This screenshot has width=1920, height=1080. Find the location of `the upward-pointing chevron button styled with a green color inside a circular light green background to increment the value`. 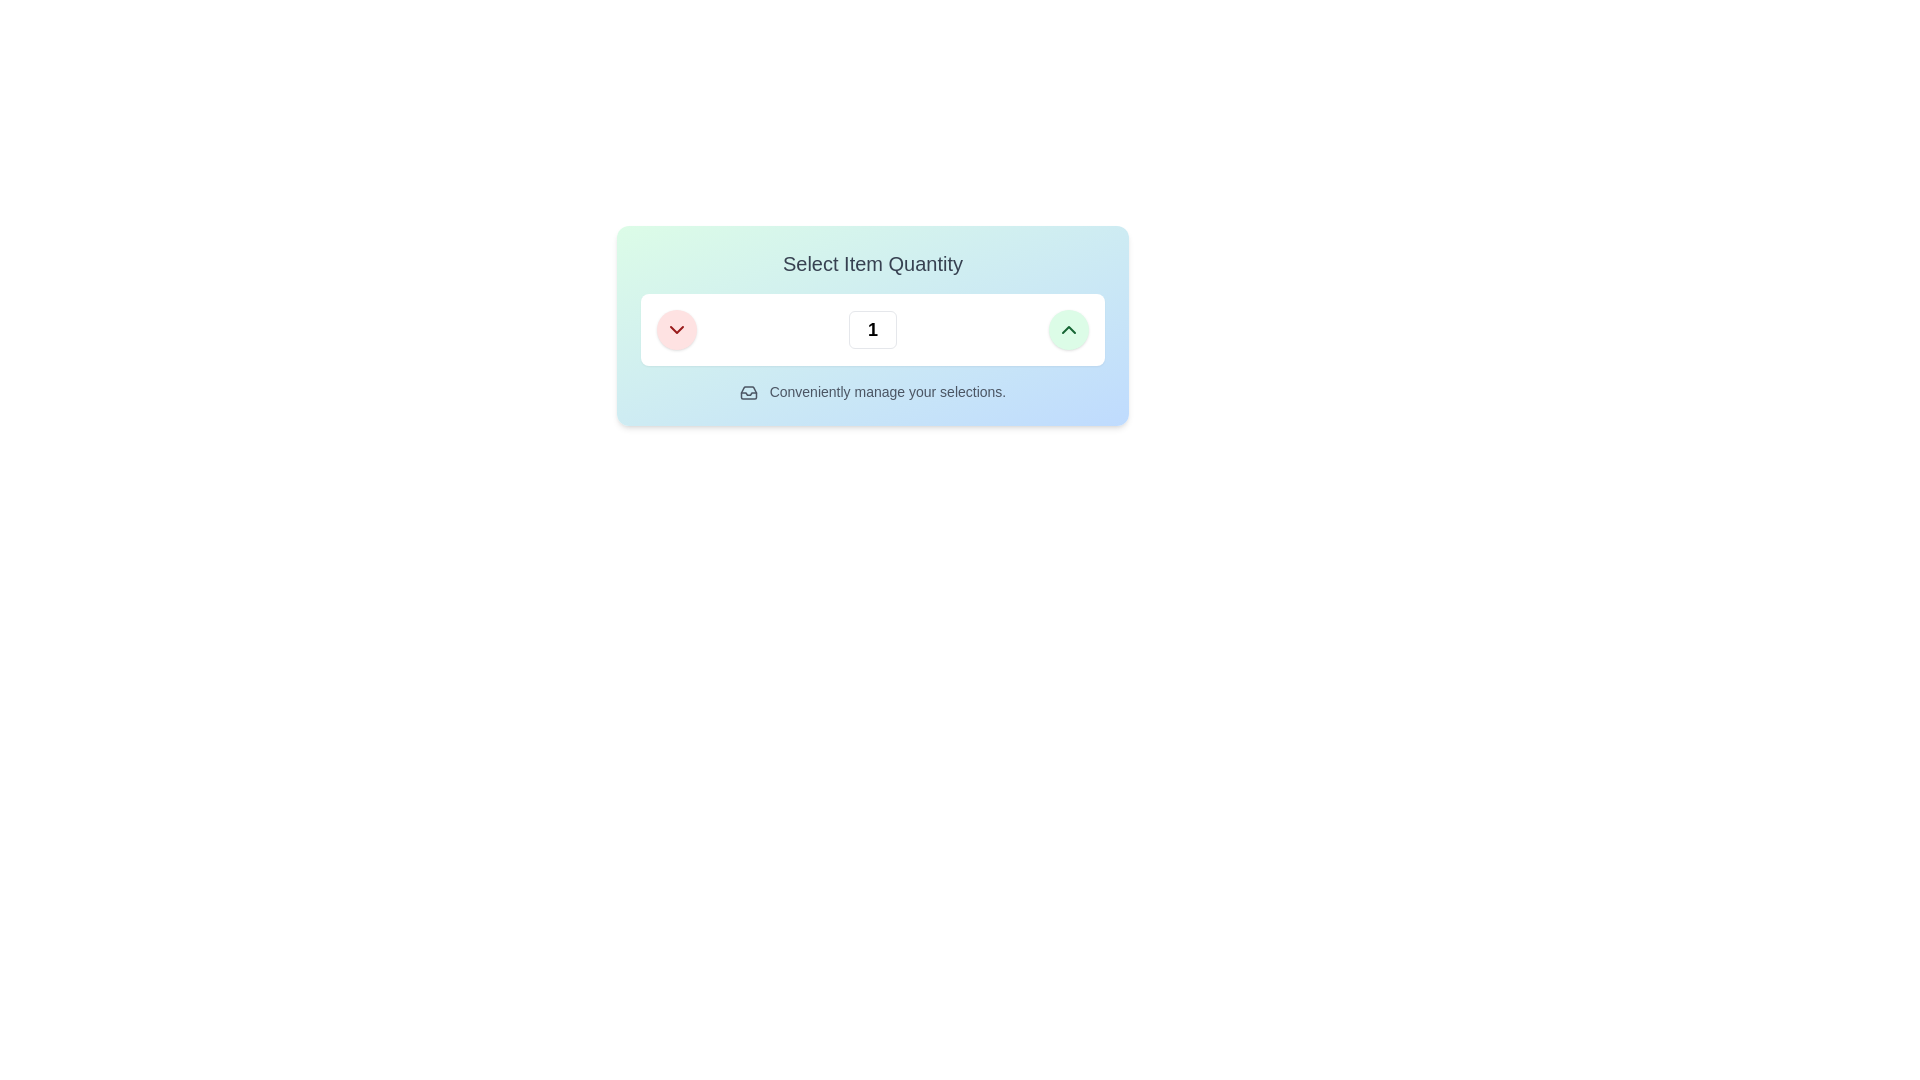

the upward-pointing chevron button styled with a green color inside a circular light green background to increment the value is located at coordinates (1068, 329).